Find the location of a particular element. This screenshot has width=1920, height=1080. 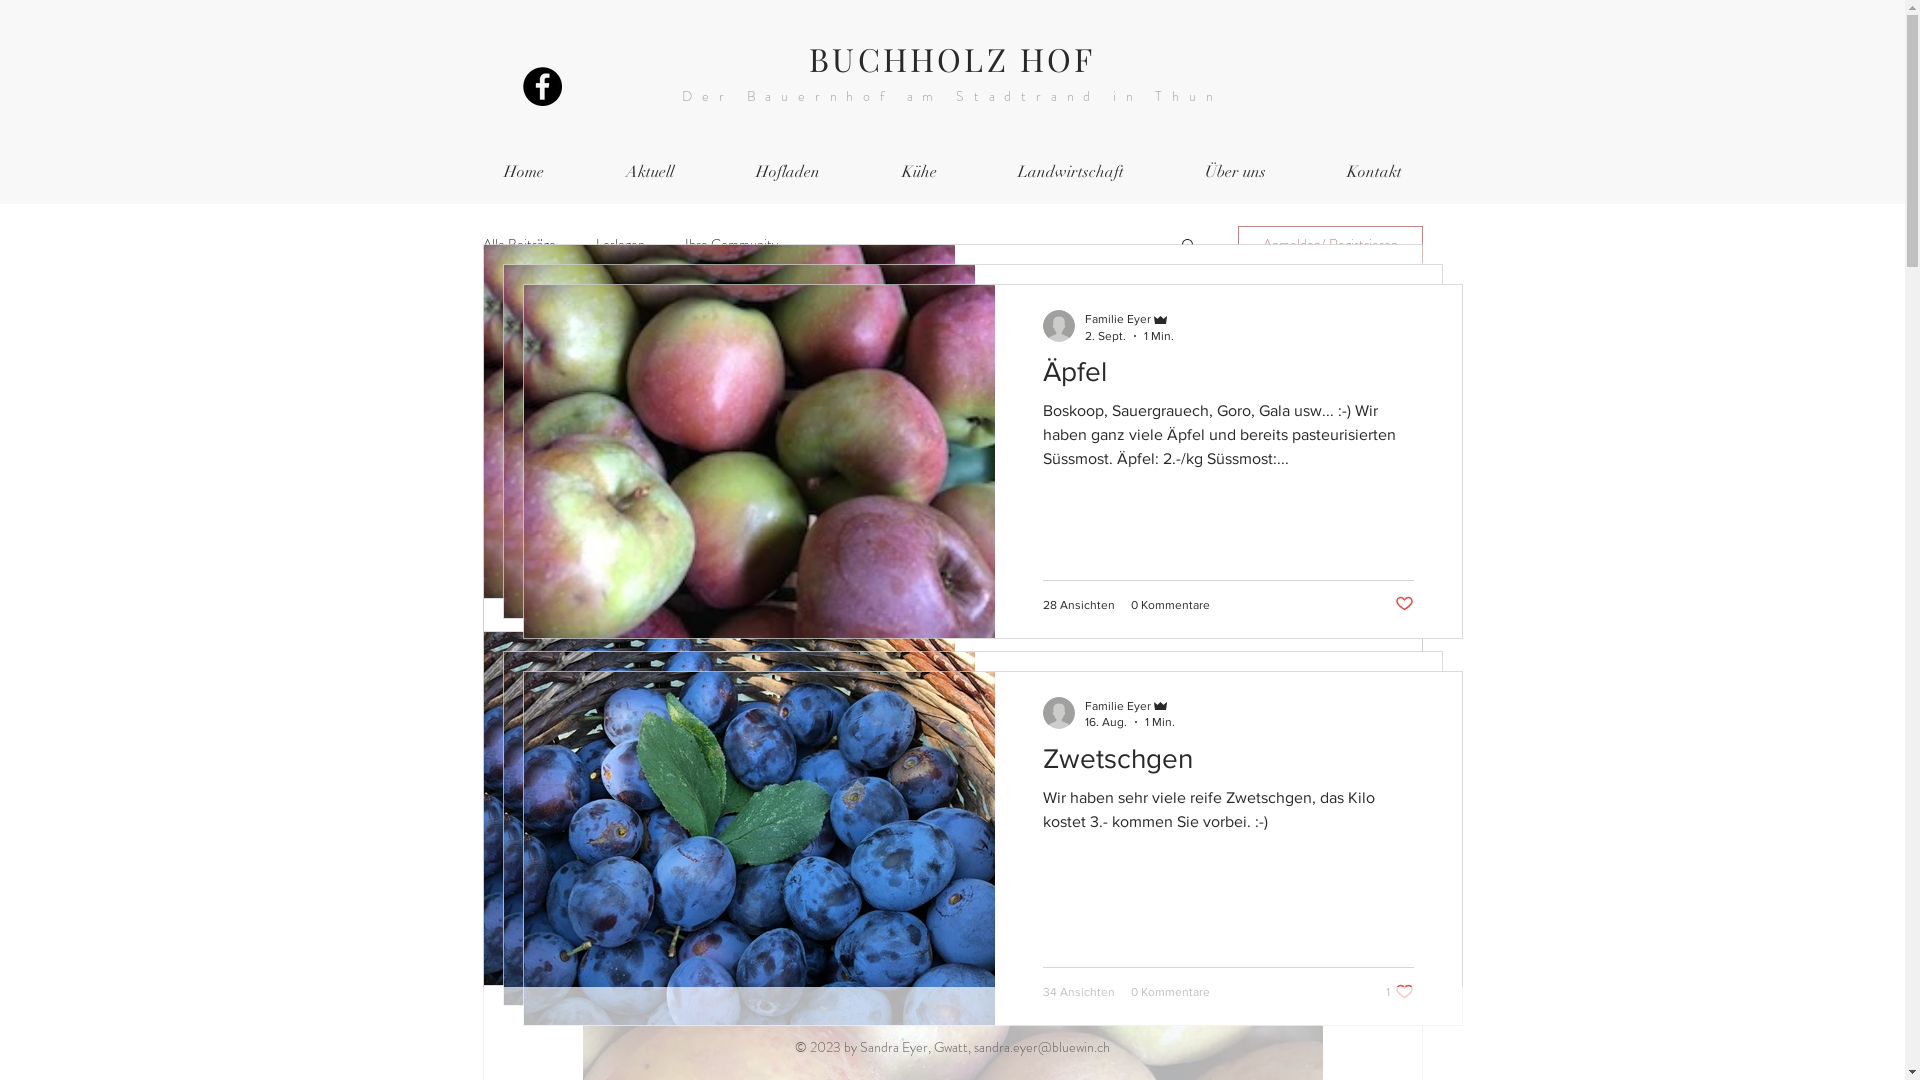

'Home' is located at coordinates (460, 171).